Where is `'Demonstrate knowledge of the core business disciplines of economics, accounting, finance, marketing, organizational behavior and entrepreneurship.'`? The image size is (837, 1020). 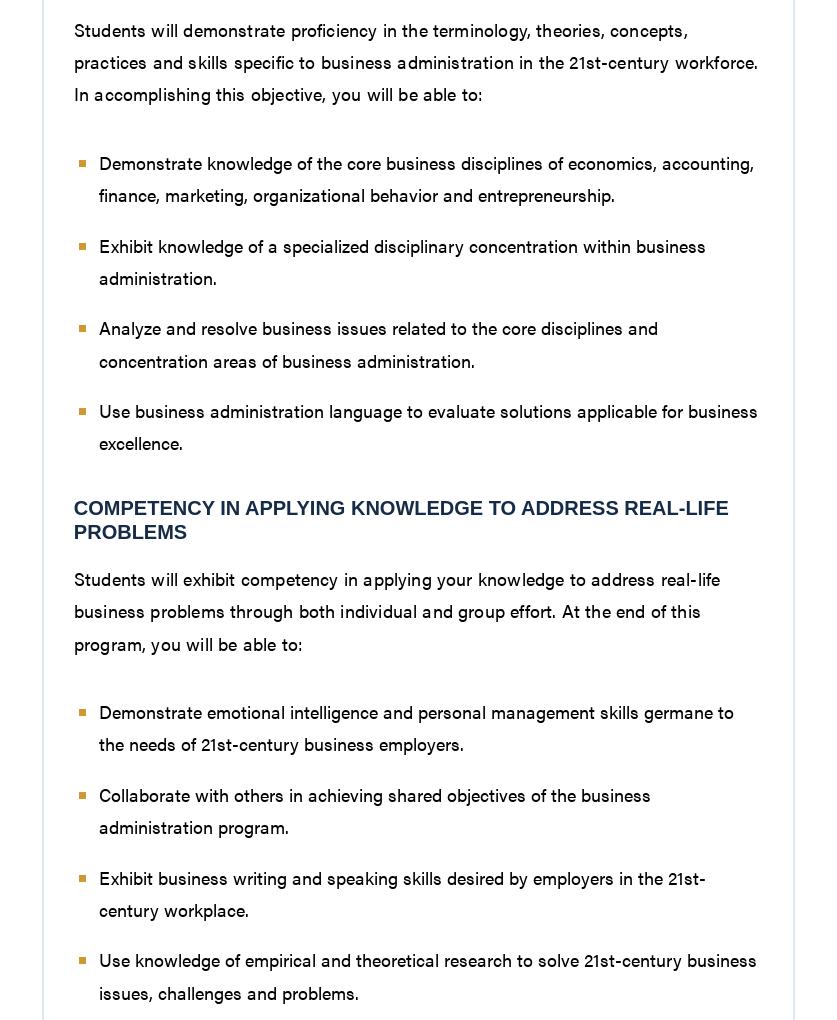
'Demonstrate knowledge of the core business disciplines of economics, accounting, finance, marketing, organizational behavior and entrepreneurship.' is located at coordinates (424, 176).